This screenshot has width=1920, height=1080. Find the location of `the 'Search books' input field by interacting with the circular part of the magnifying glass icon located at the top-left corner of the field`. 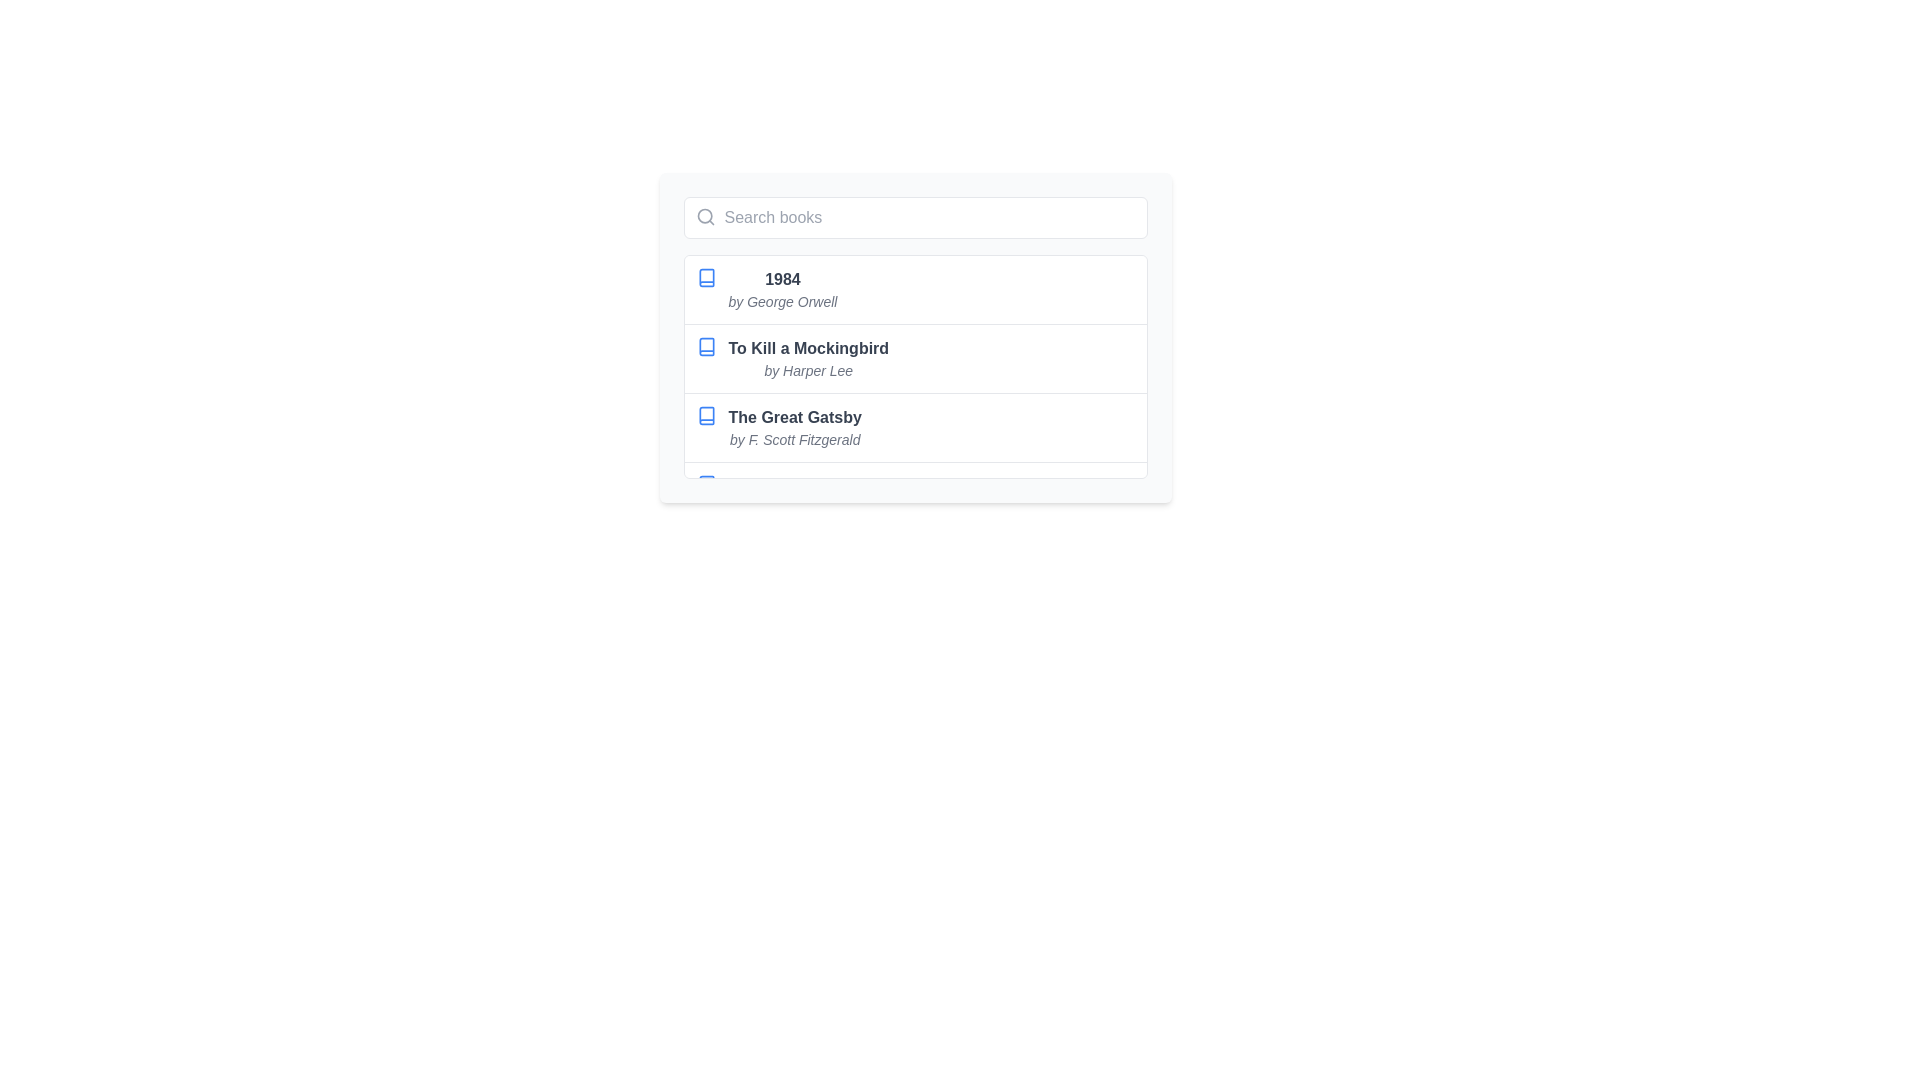

the 'Search books' input field by interacting with the circular part of the magnifying glass icon located at the top-left corner of the field is located at coordinates (704, 216).